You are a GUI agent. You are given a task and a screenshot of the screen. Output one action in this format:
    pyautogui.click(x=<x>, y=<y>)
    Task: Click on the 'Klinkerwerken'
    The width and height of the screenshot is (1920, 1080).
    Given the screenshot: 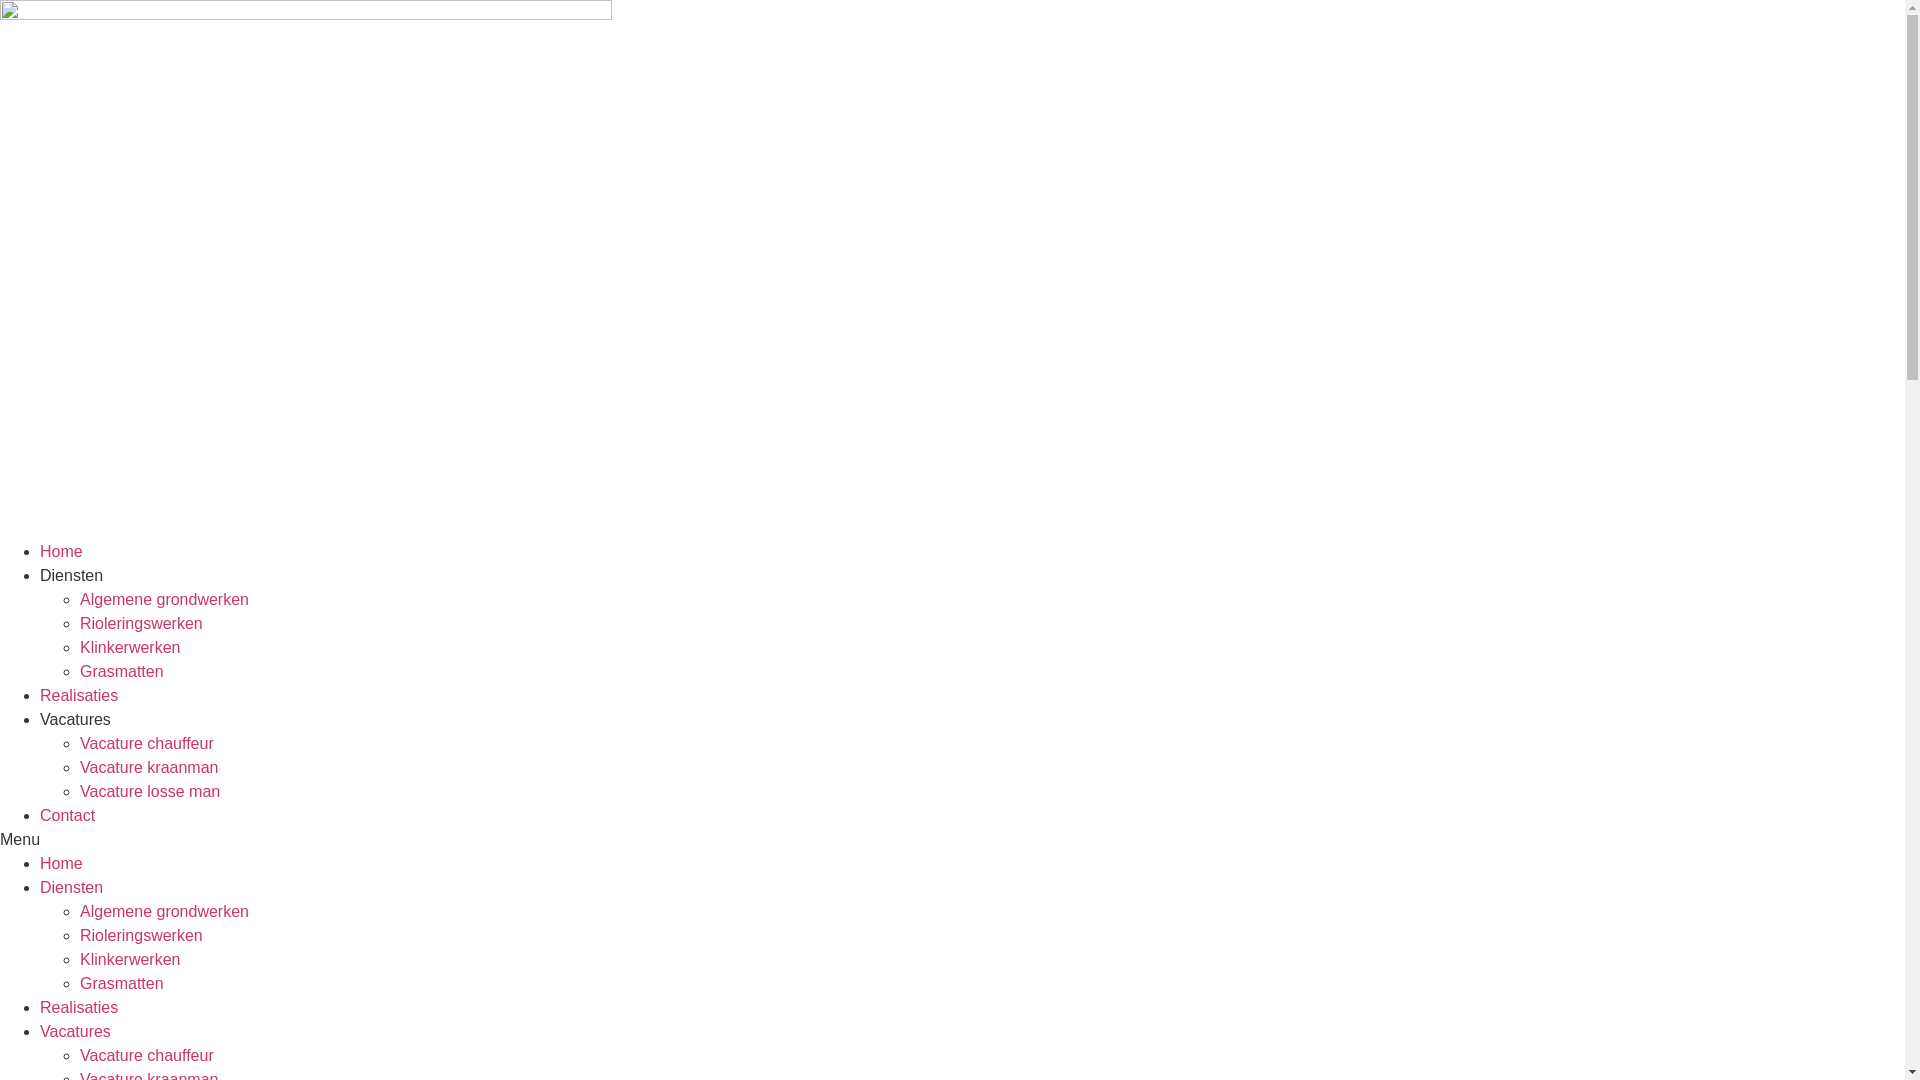 What is the action you would take?
    pyautogui.click(x=128, y=958)
    